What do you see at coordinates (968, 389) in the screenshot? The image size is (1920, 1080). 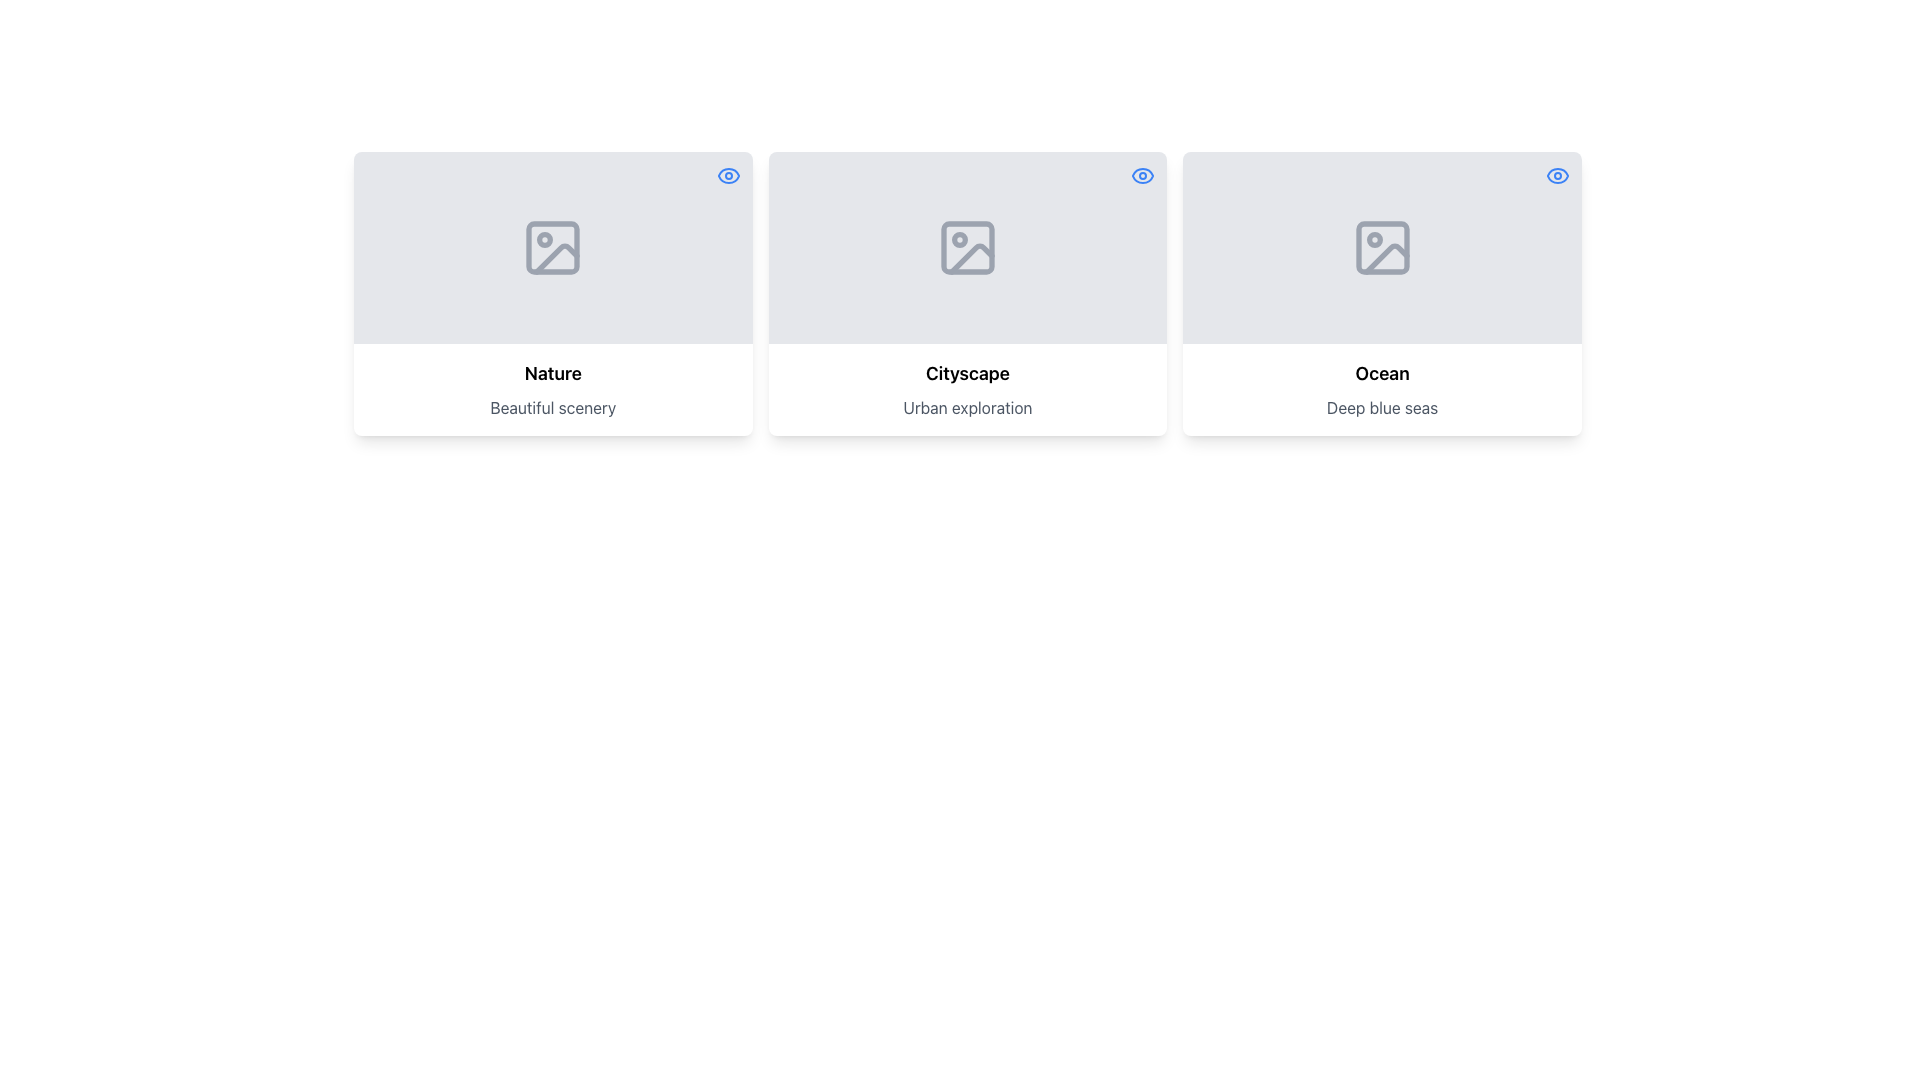 I see `the text block displaying 'Cityscape' and its subtitle 'Urban exploration', located in the middle card of three horizontally aligned cards` at bounding box center [968, 389].